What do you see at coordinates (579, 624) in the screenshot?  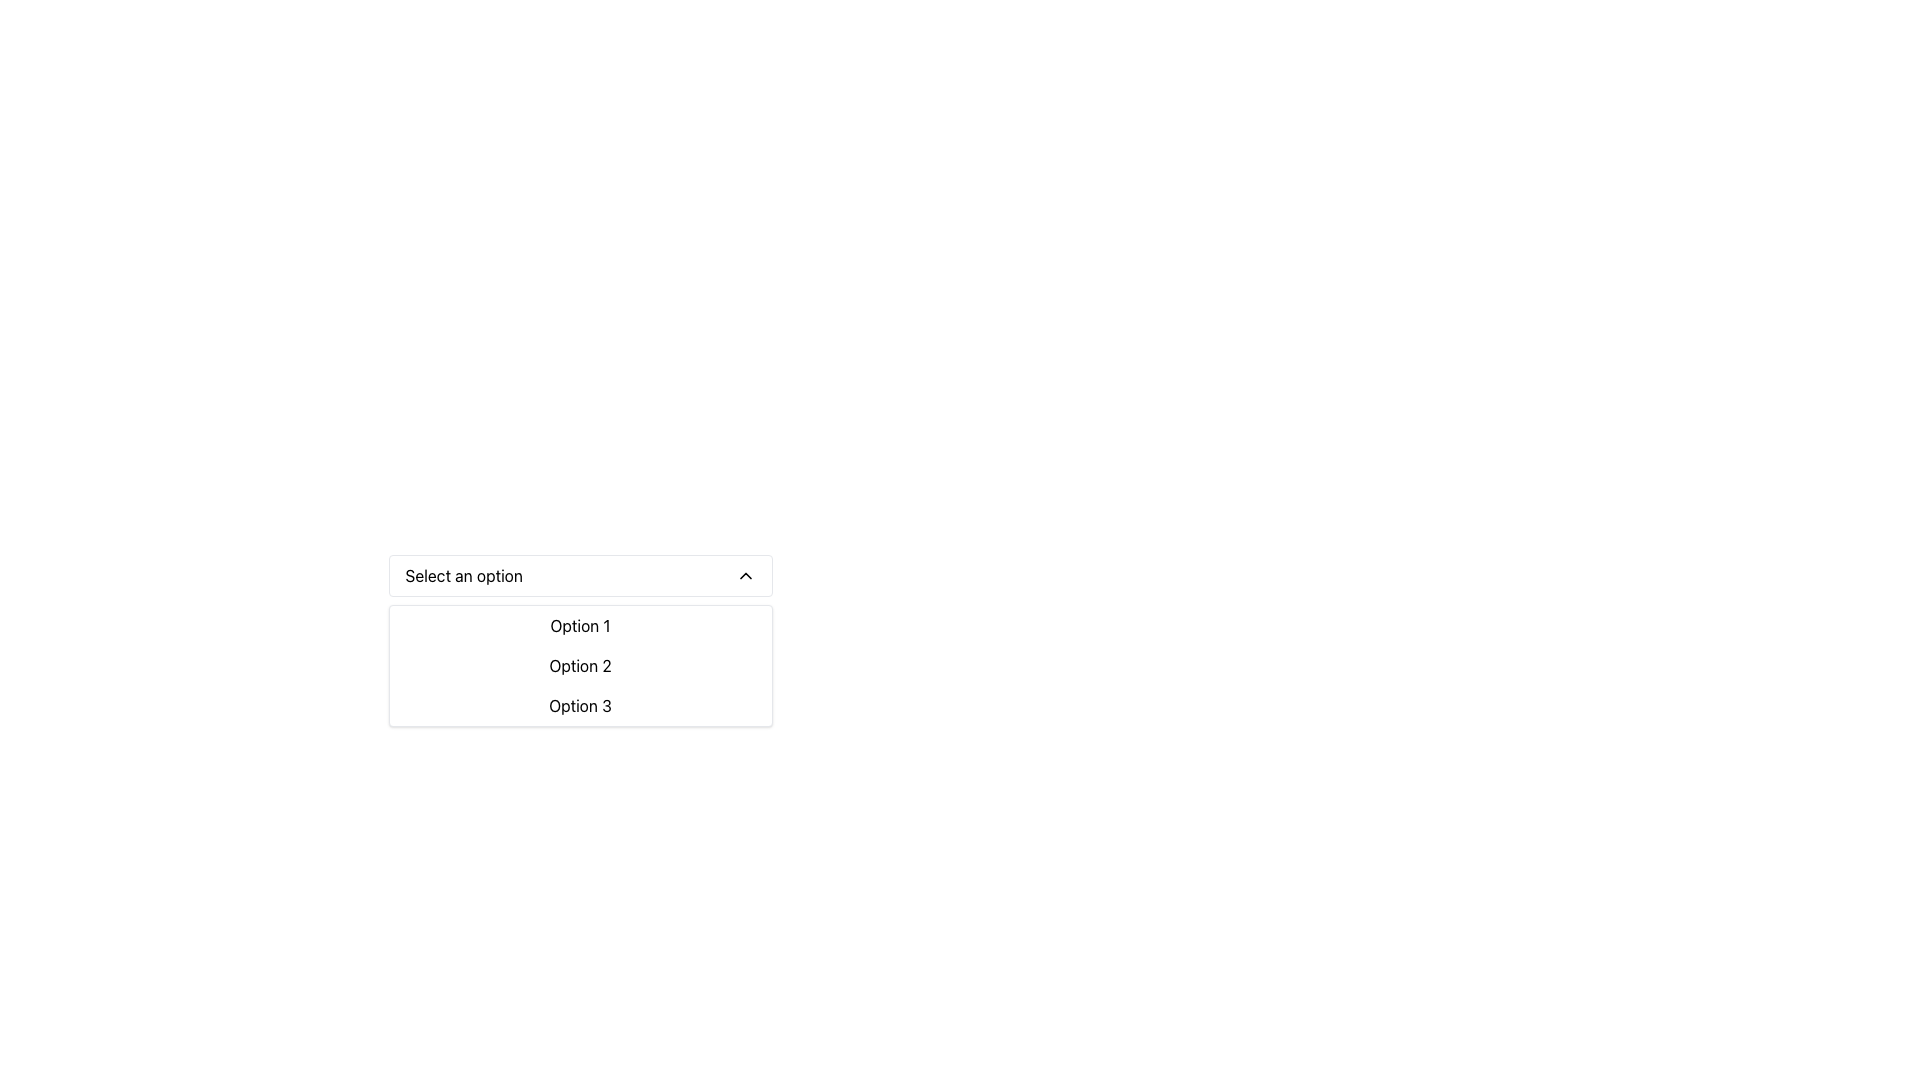 I see `the first selectable option 'Option 1' in the dropdown menu` at bounding box center [579, 624].